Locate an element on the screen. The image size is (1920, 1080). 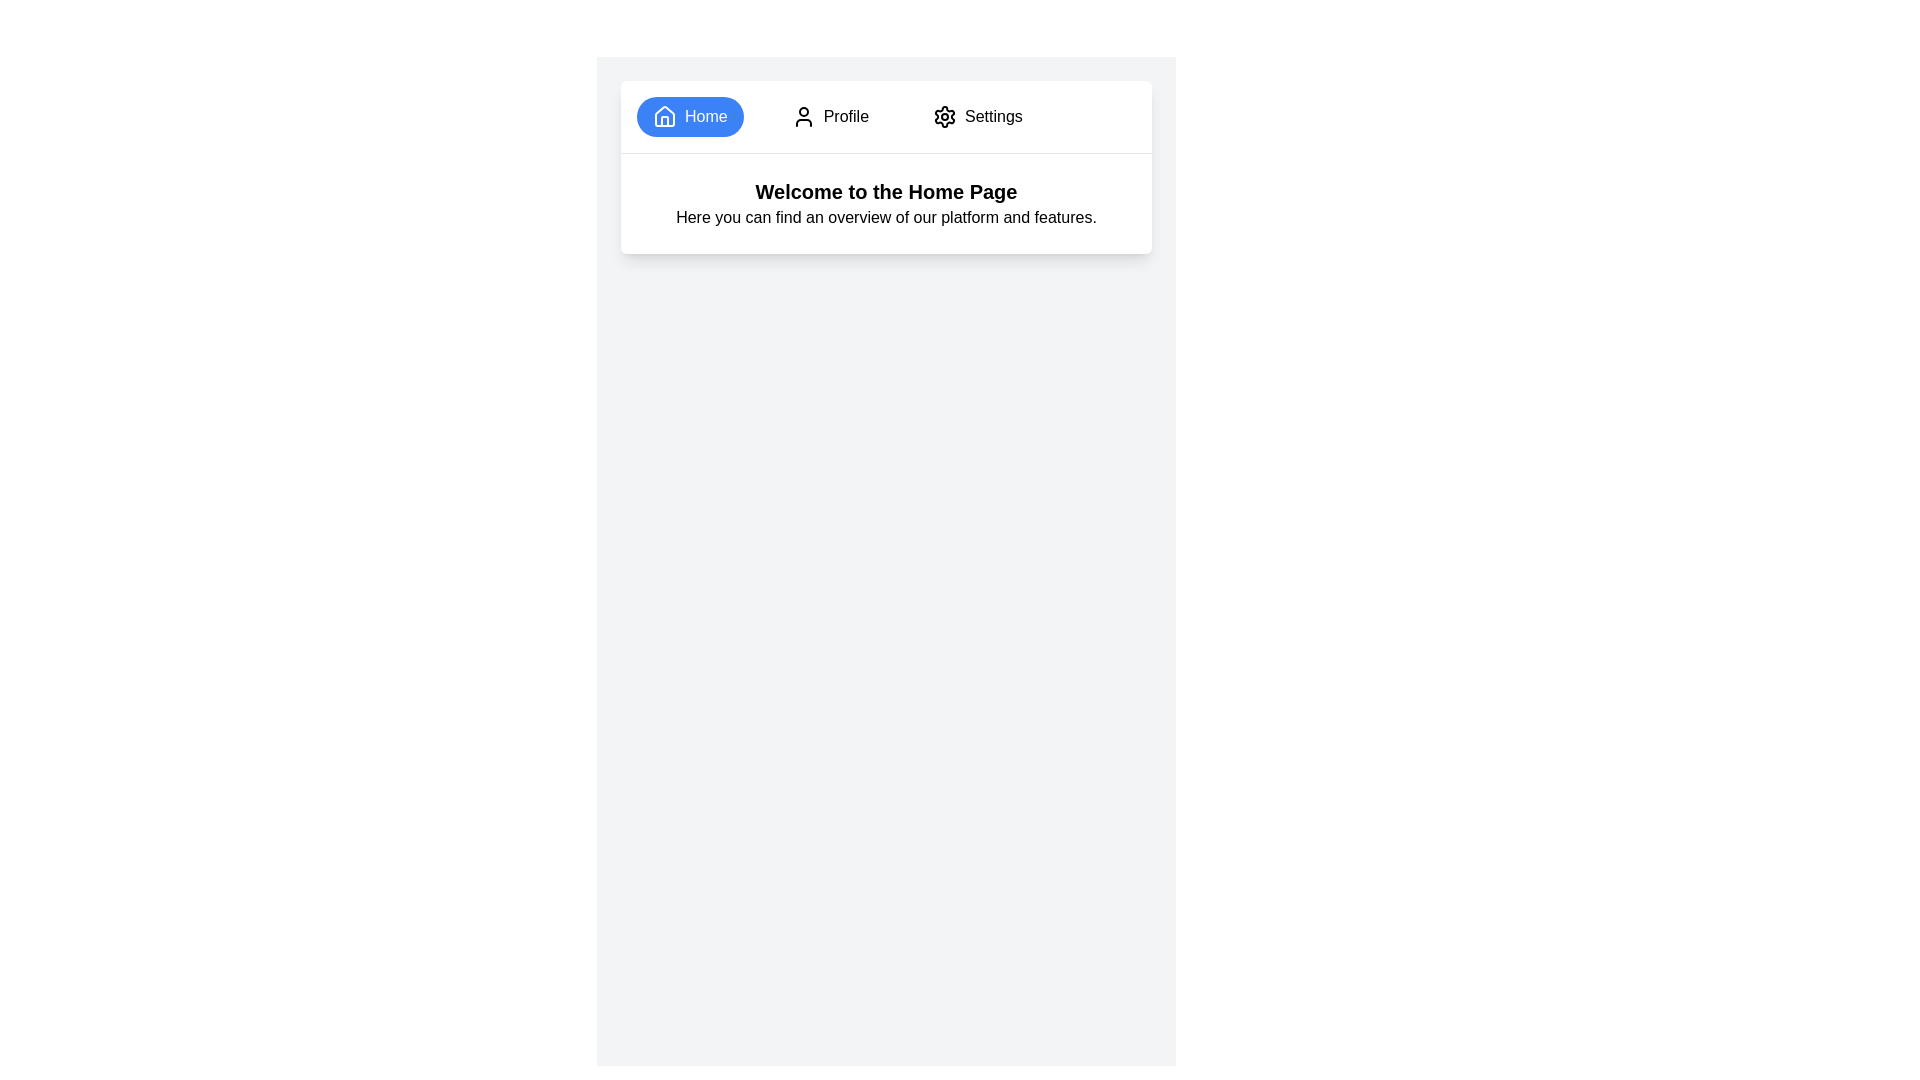
text header displaying 'Welcome to the Home Page', which is prominently positioned below the navigation bar at the top of the page is located at coordinates (885, 192).